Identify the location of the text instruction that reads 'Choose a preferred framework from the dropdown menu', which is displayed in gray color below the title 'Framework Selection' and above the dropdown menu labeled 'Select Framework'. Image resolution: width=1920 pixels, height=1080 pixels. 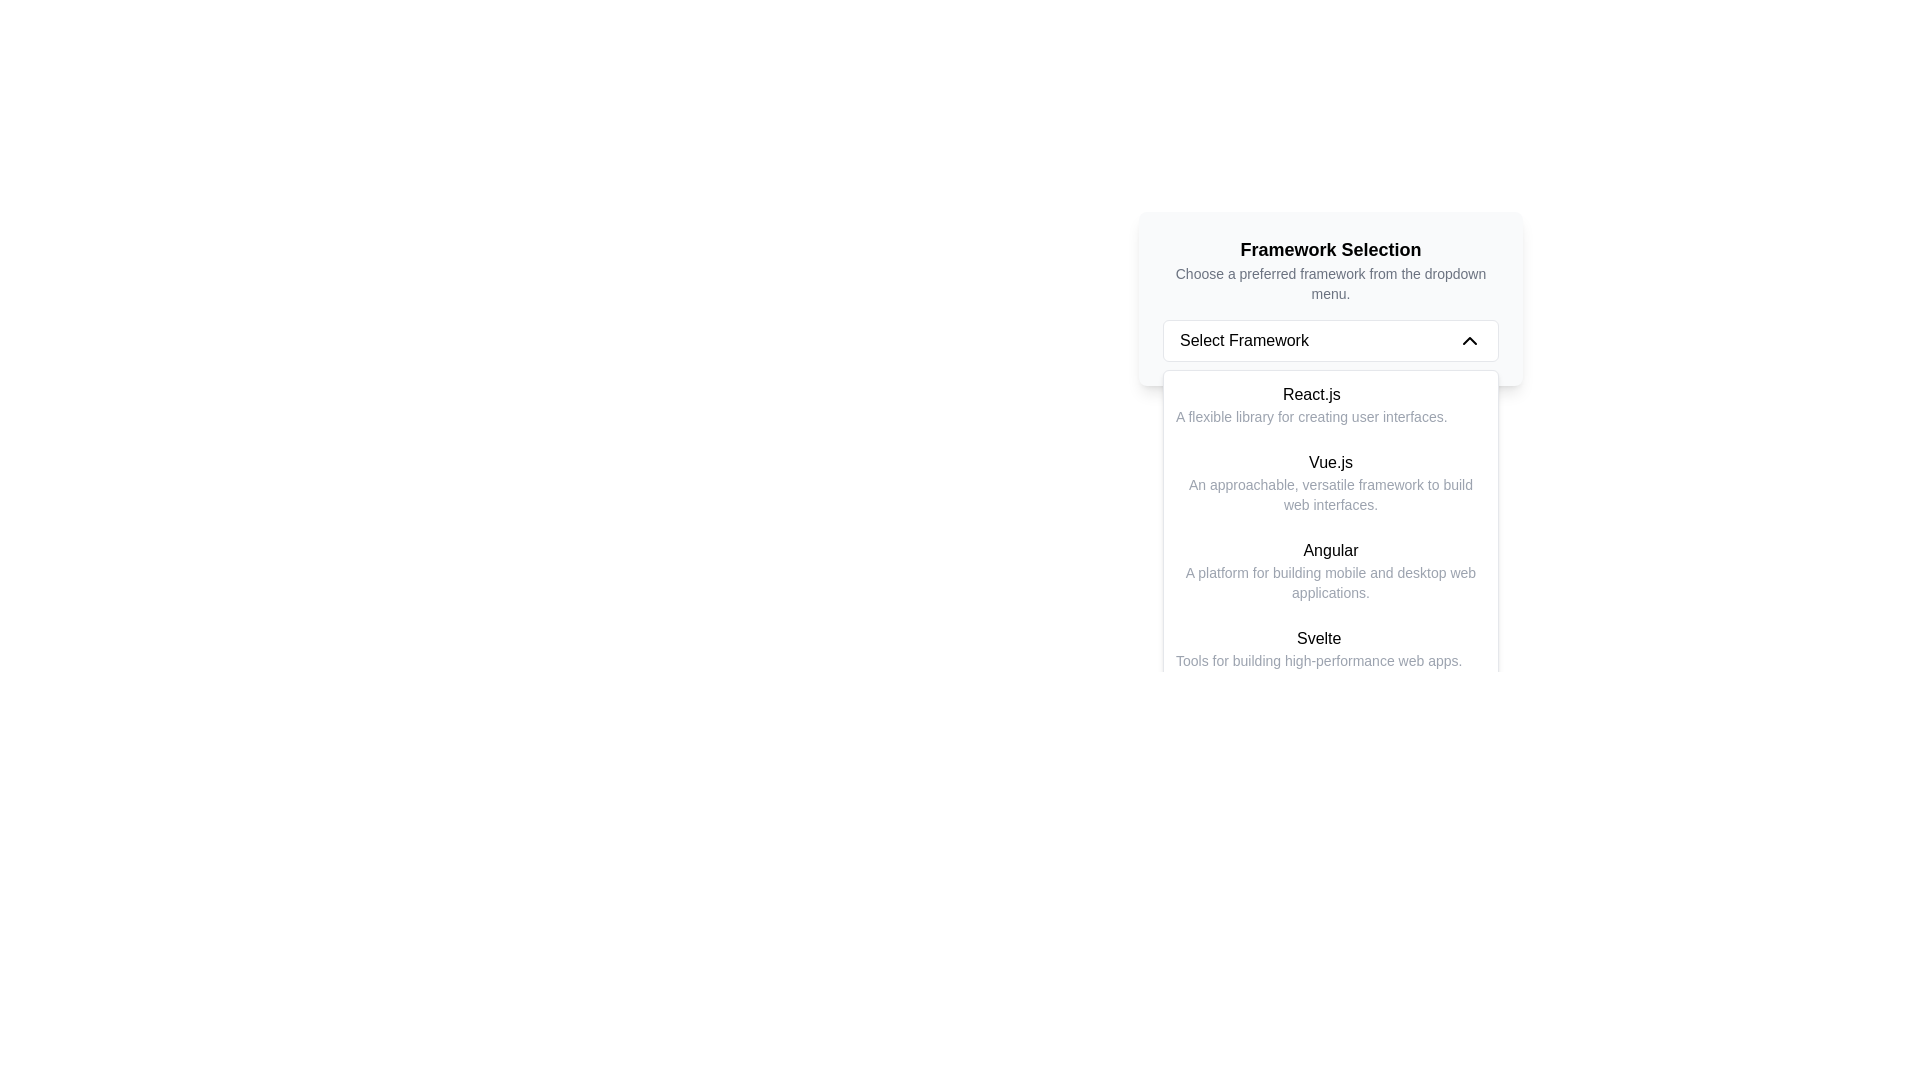
(1330, 284).